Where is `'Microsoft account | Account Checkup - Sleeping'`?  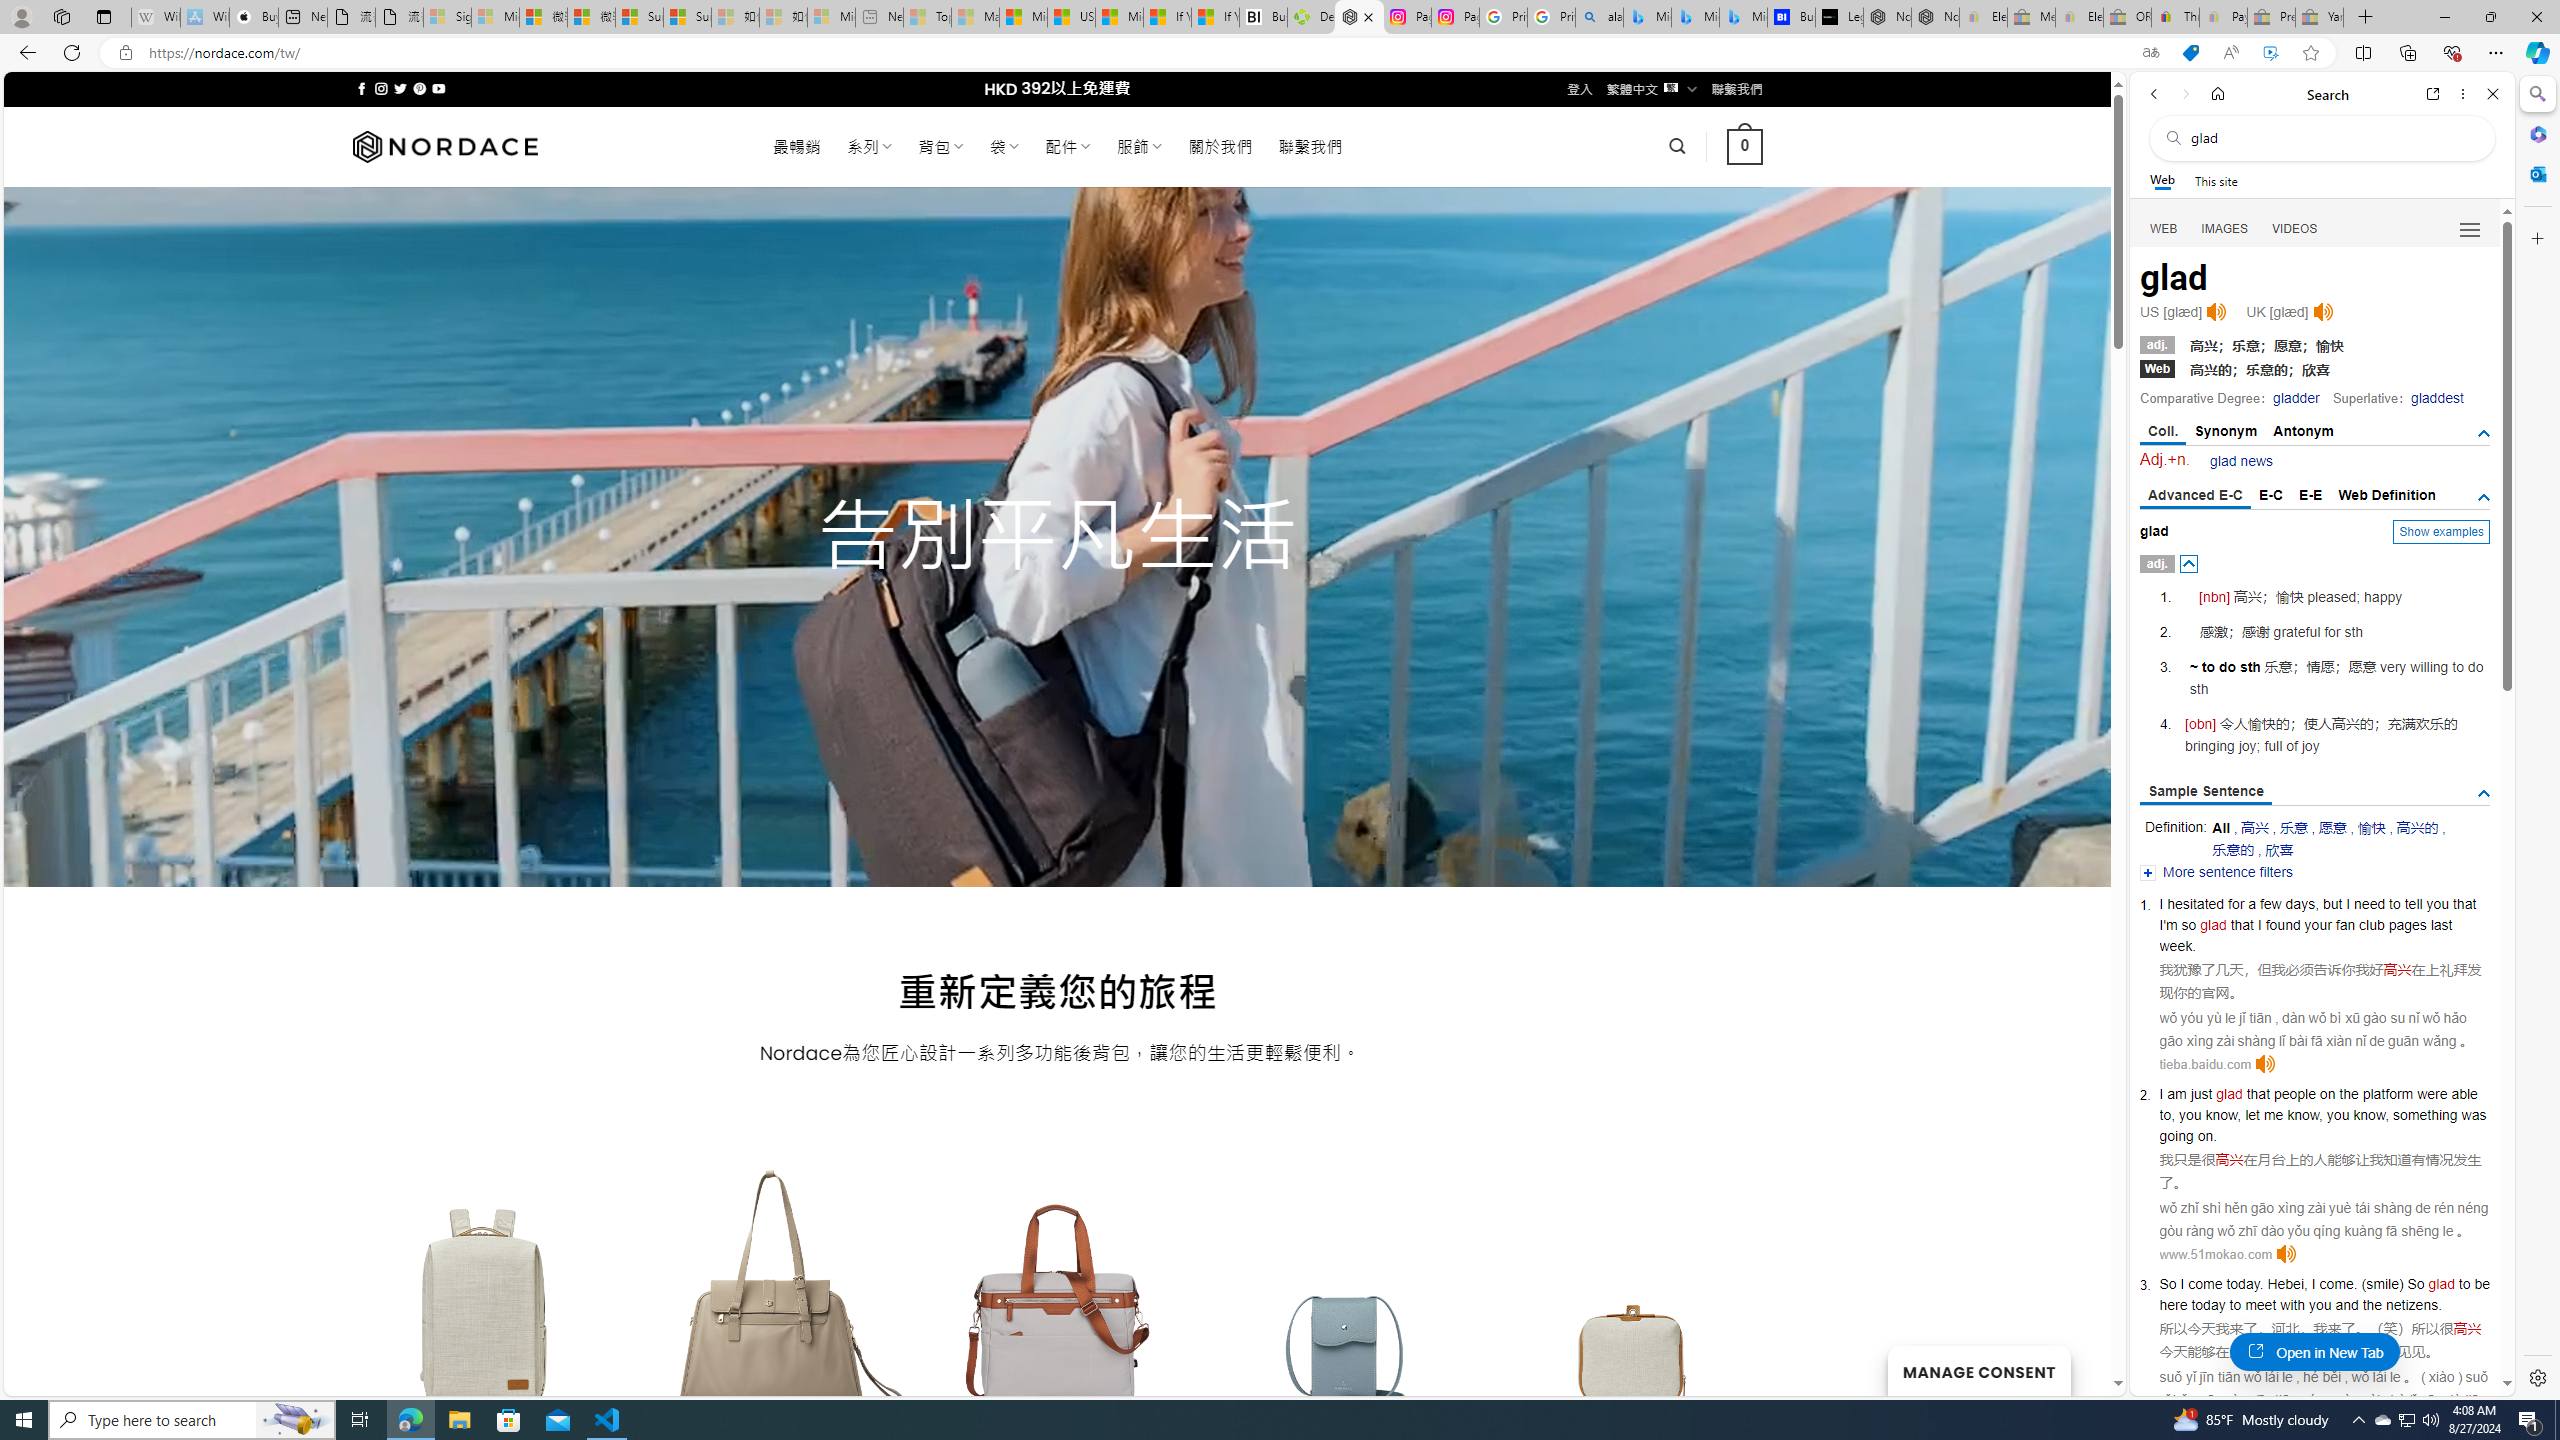
'Microsoft account | Account Checkup - Sleeping' is located at coordinates (831, 16).